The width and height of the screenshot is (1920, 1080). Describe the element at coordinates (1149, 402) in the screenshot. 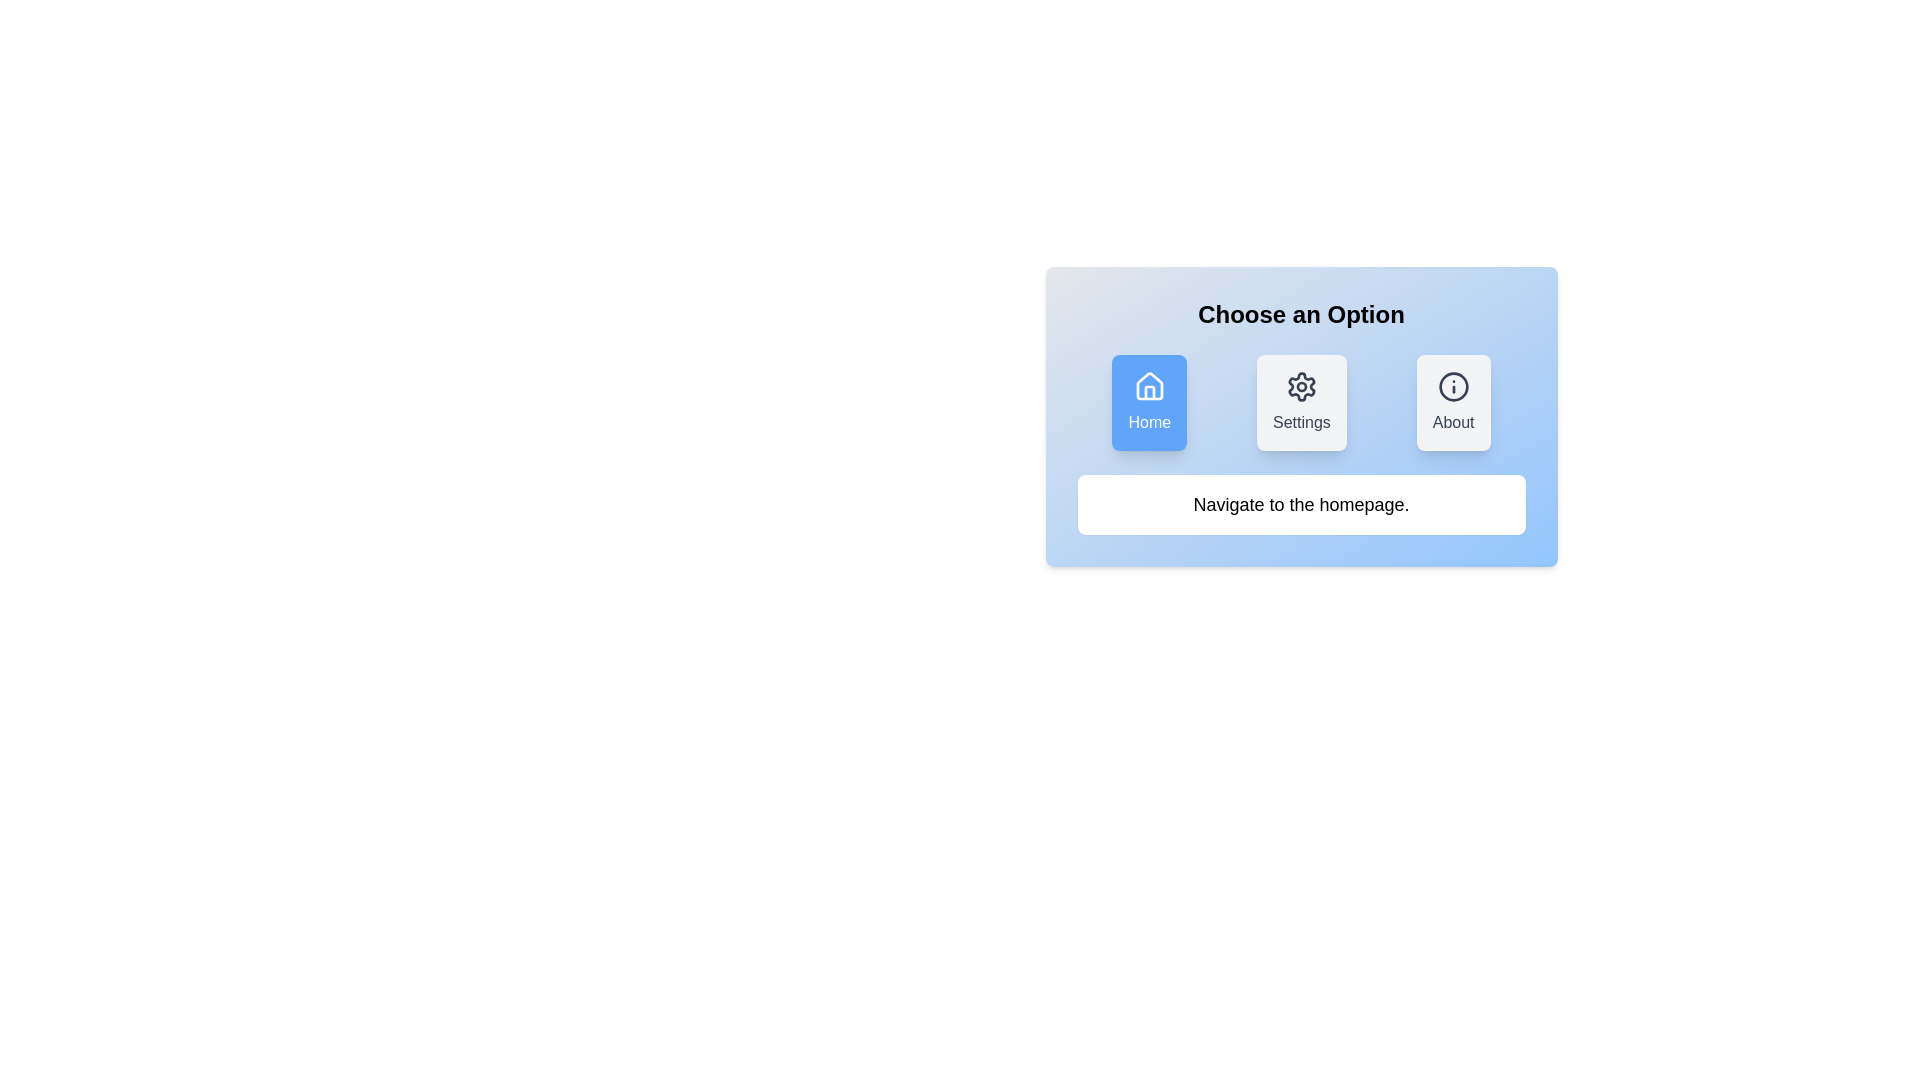

I see `the Home button to select it` at that location.